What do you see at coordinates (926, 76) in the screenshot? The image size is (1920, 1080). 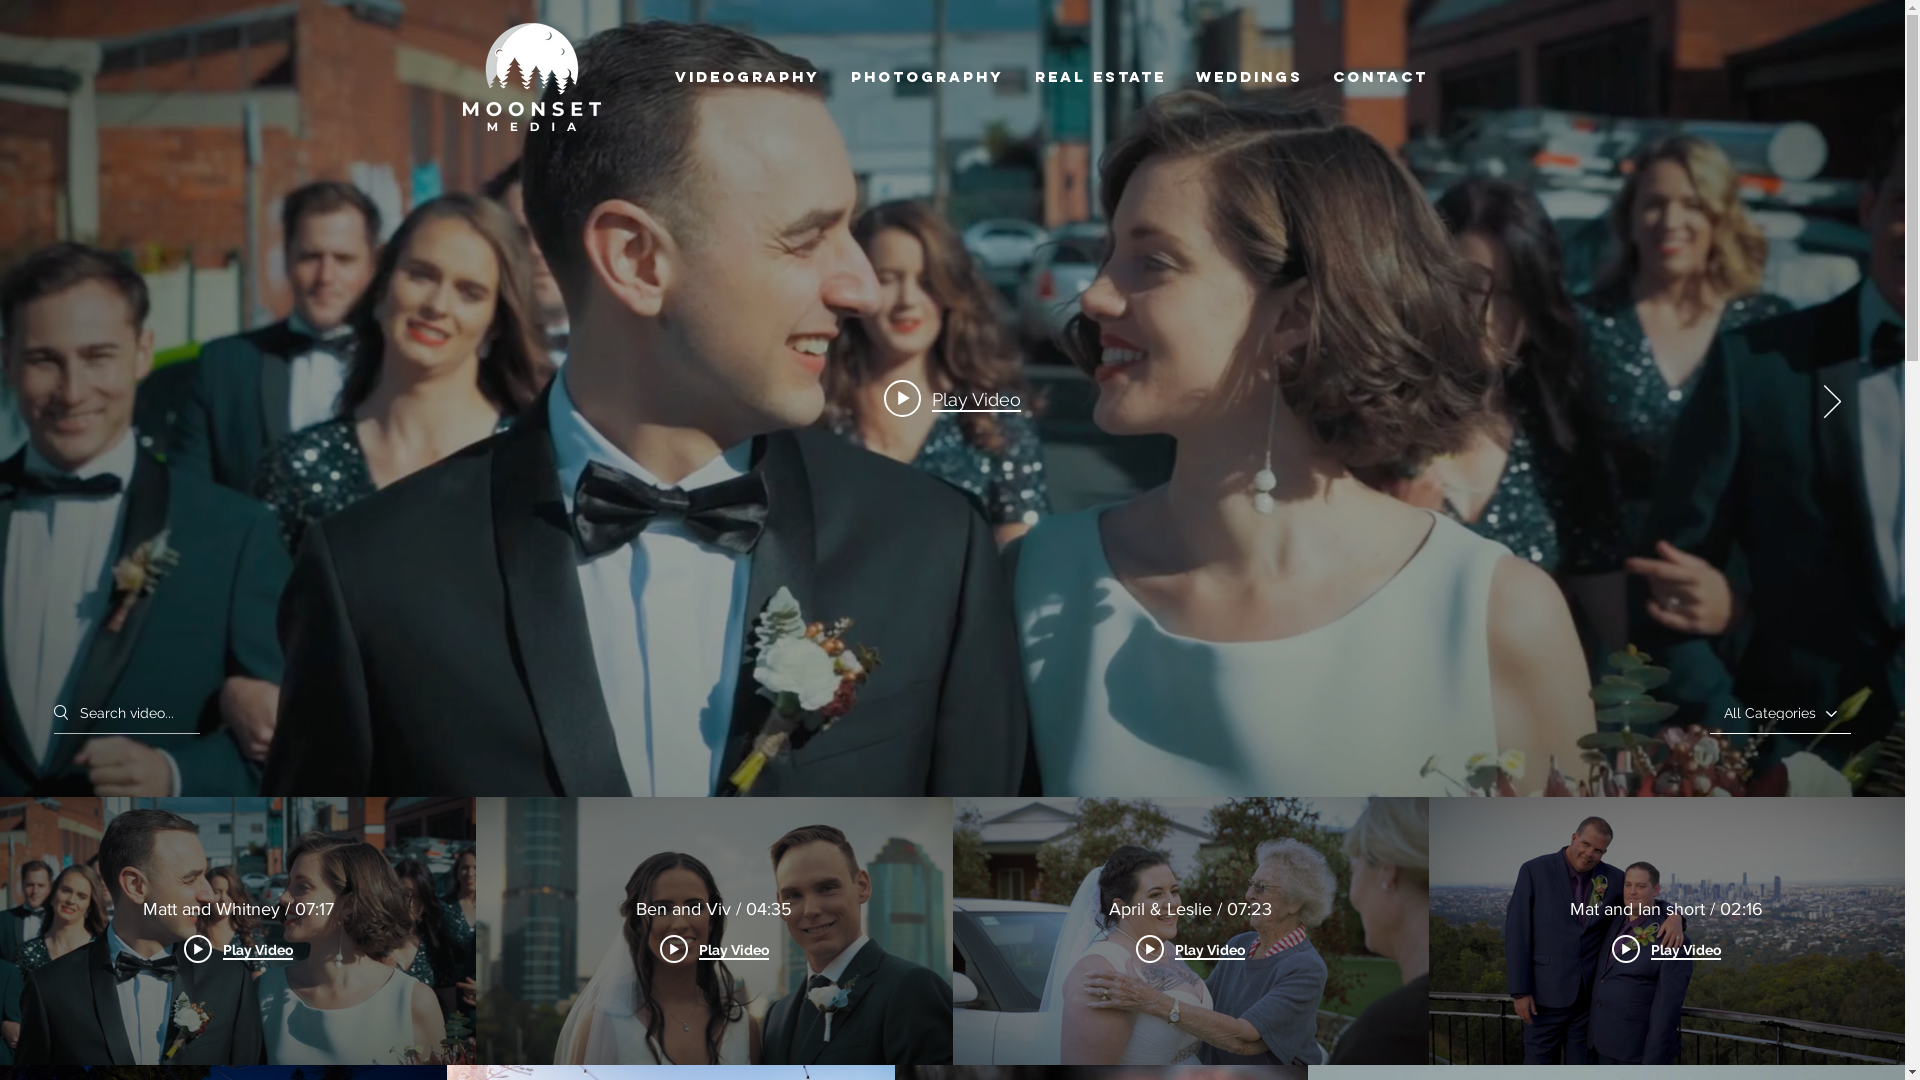 I see `'PHOTOGRAPHY'` at bounding box center [926, 76].